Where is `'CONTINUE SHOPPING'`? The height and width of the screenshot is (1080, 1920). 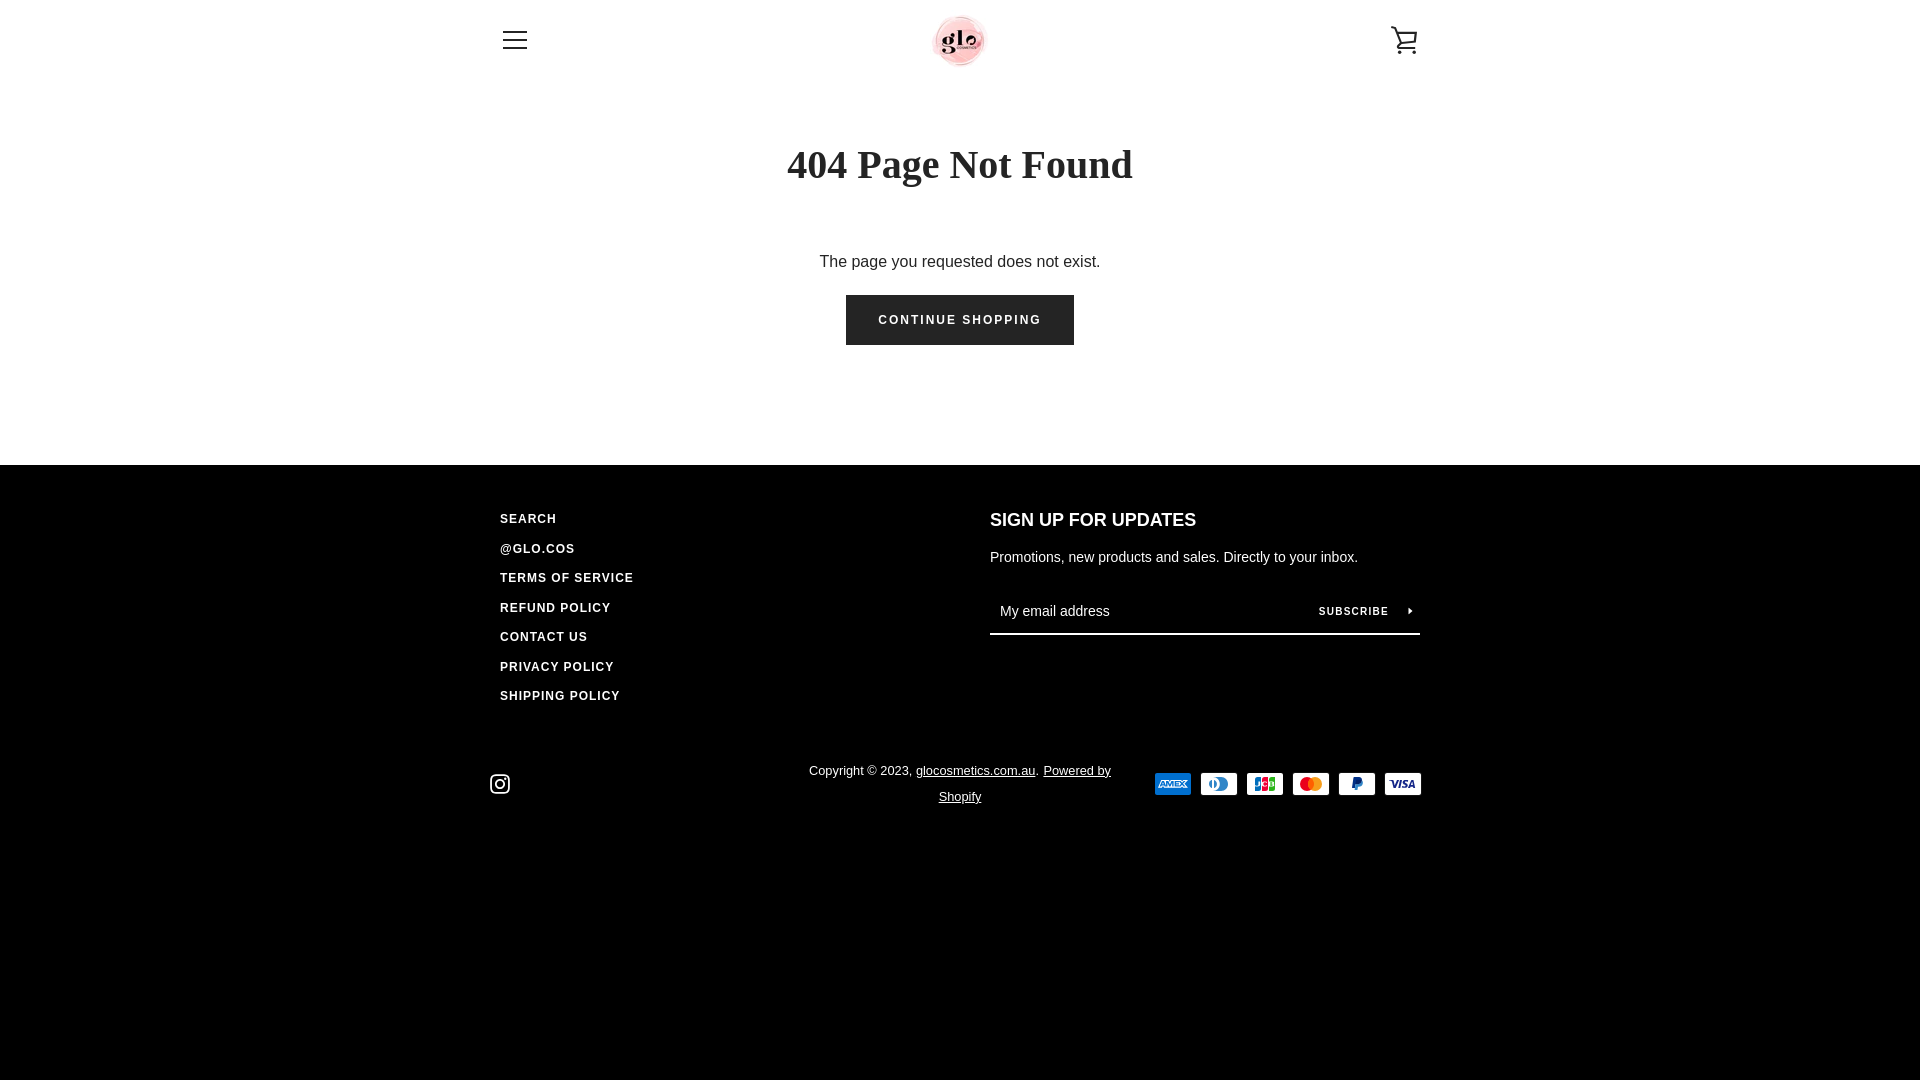 'CONTINUE SHOPPING' is located at coordinates (958, 319).